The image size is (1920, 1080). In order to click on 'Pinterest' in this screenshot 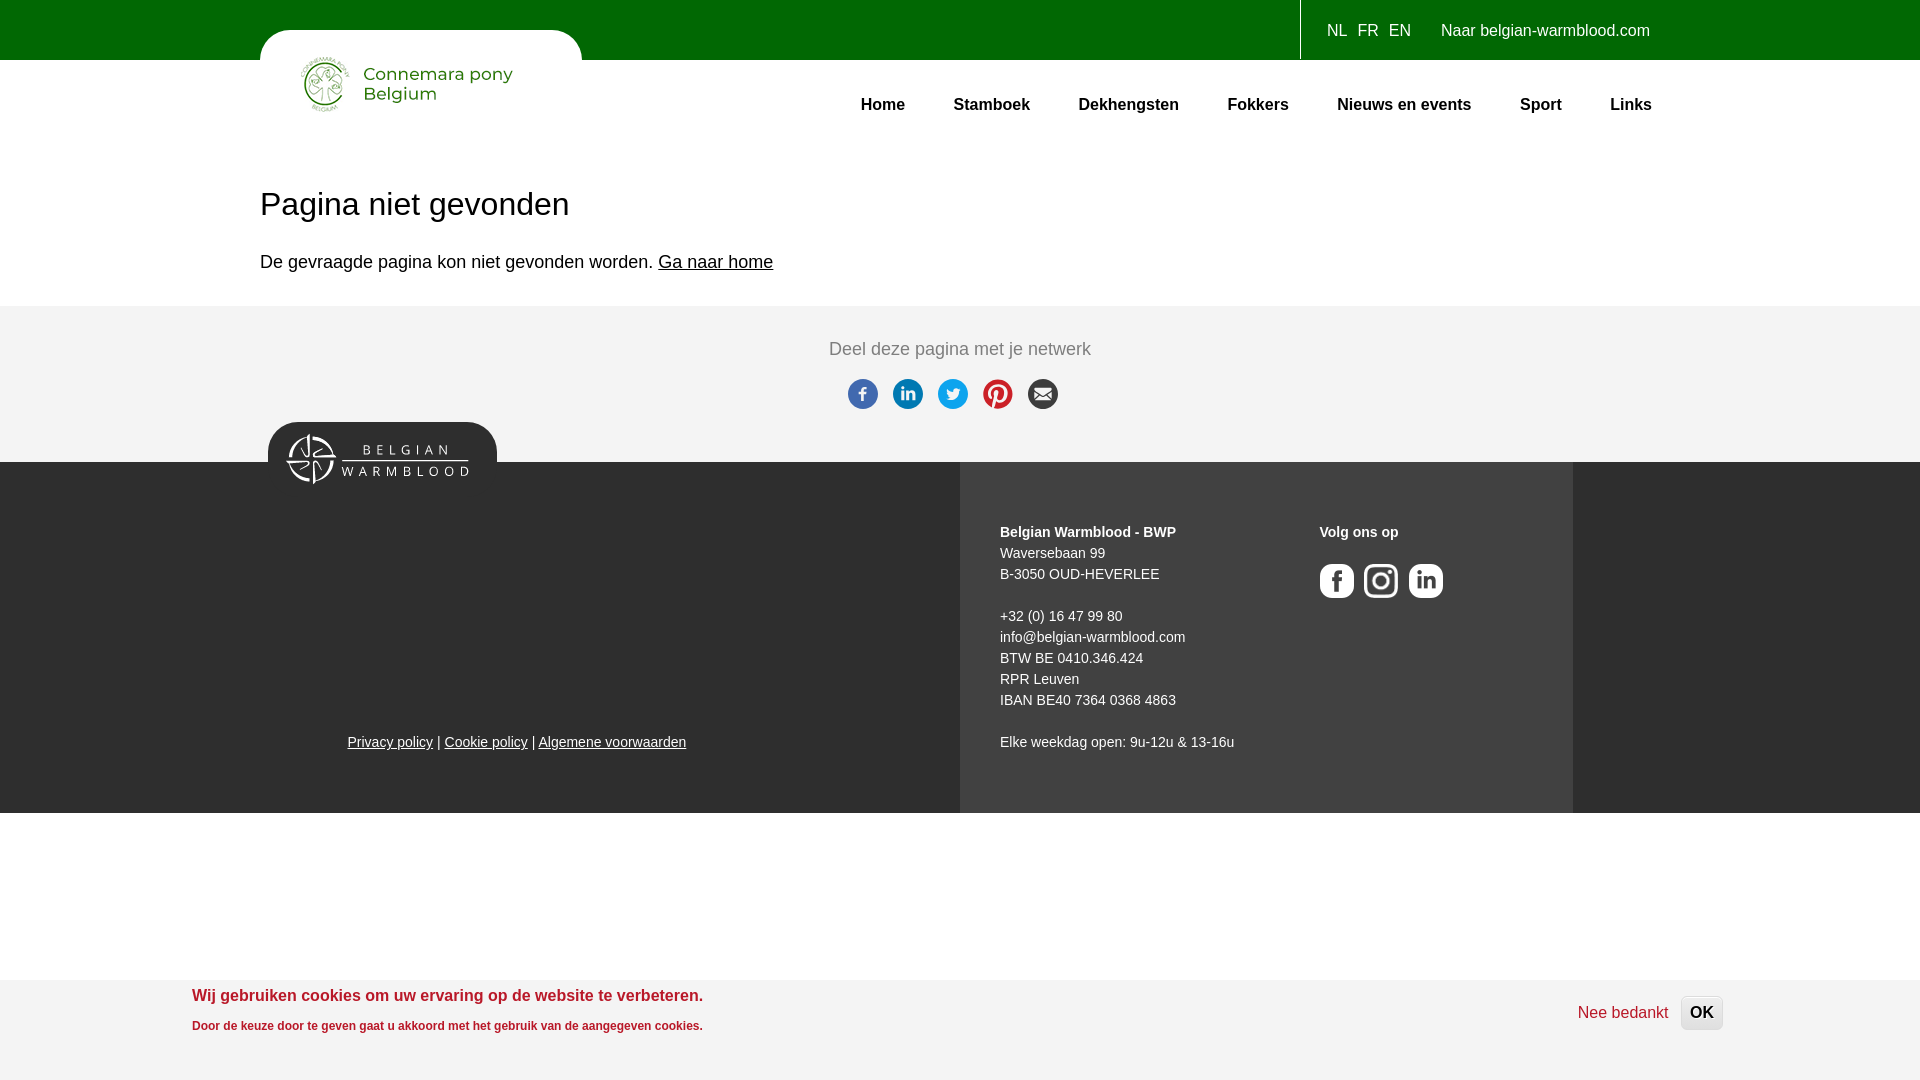, I will do `click(997, 403)`.